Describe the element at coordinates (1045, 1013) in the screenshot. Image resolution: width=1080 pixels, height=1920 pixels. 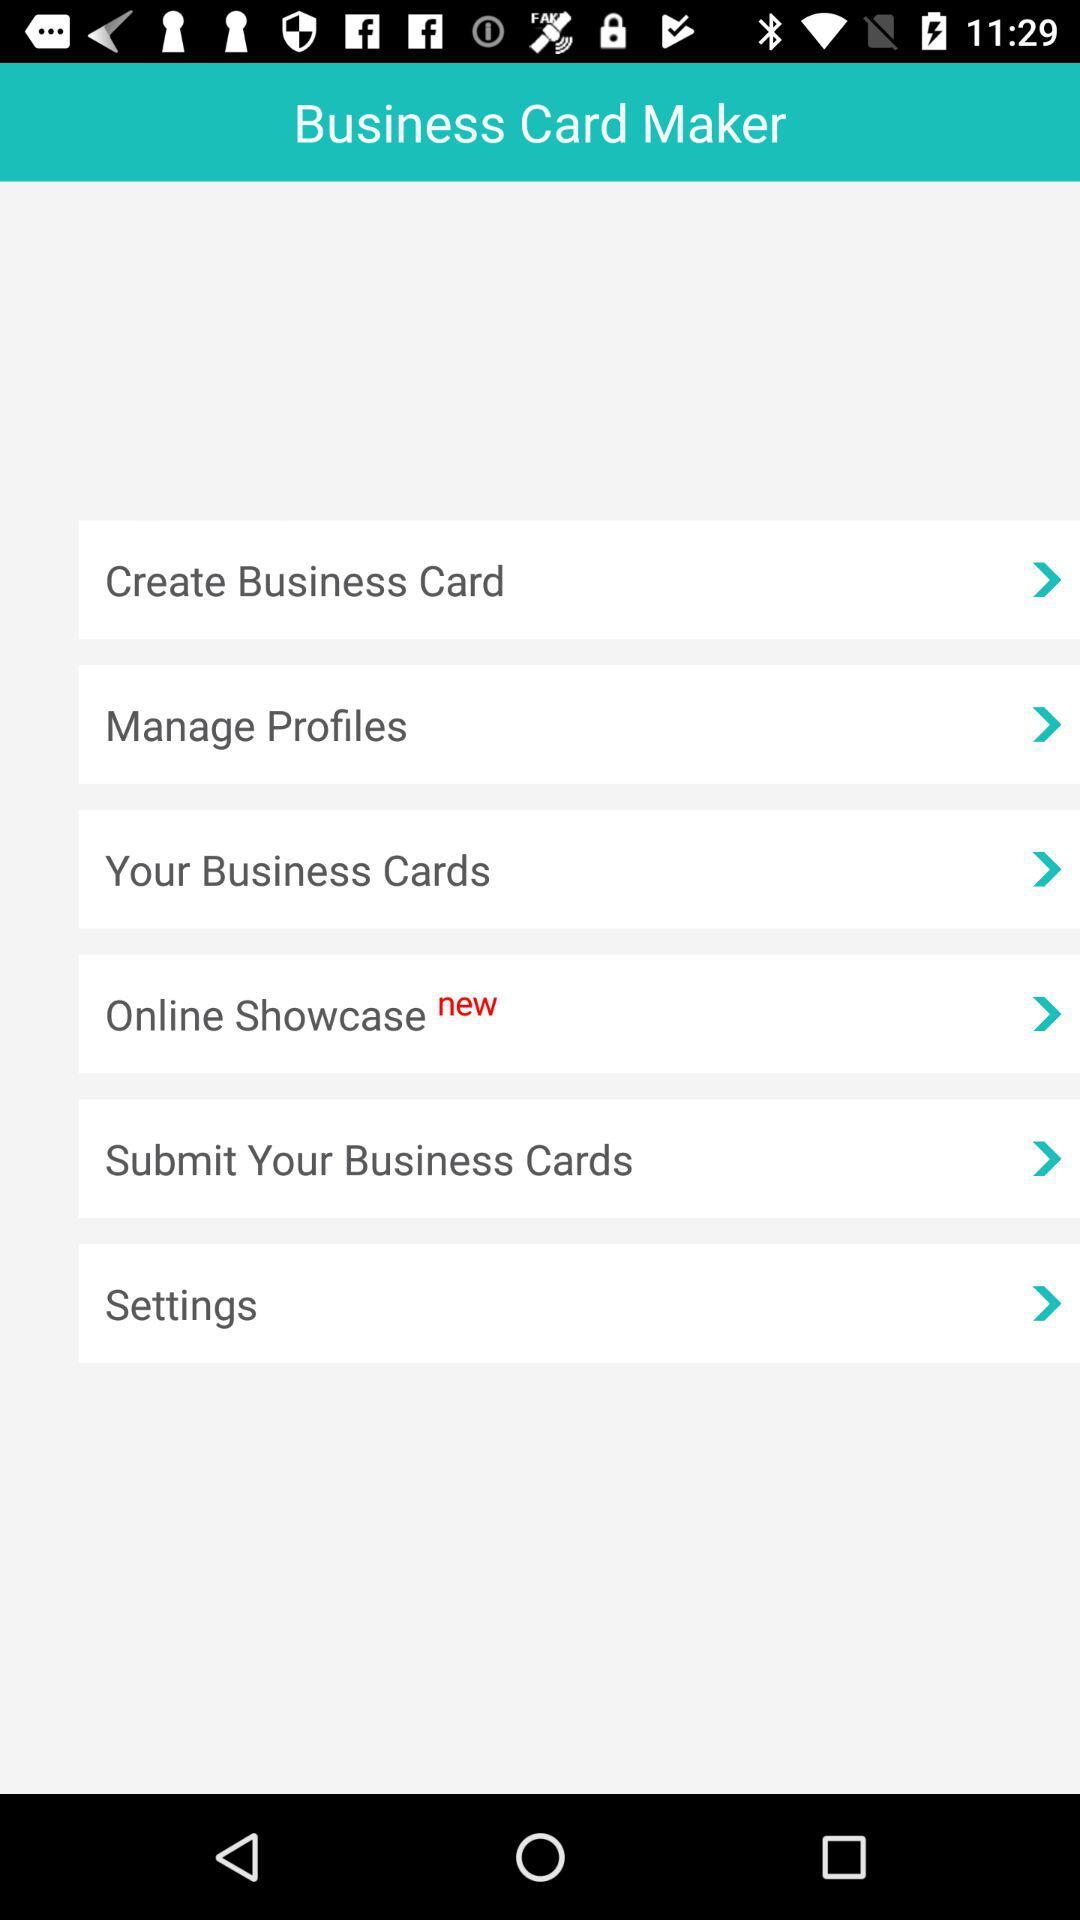
I see `the fourth arrow which is below the text your business cards` at that location.